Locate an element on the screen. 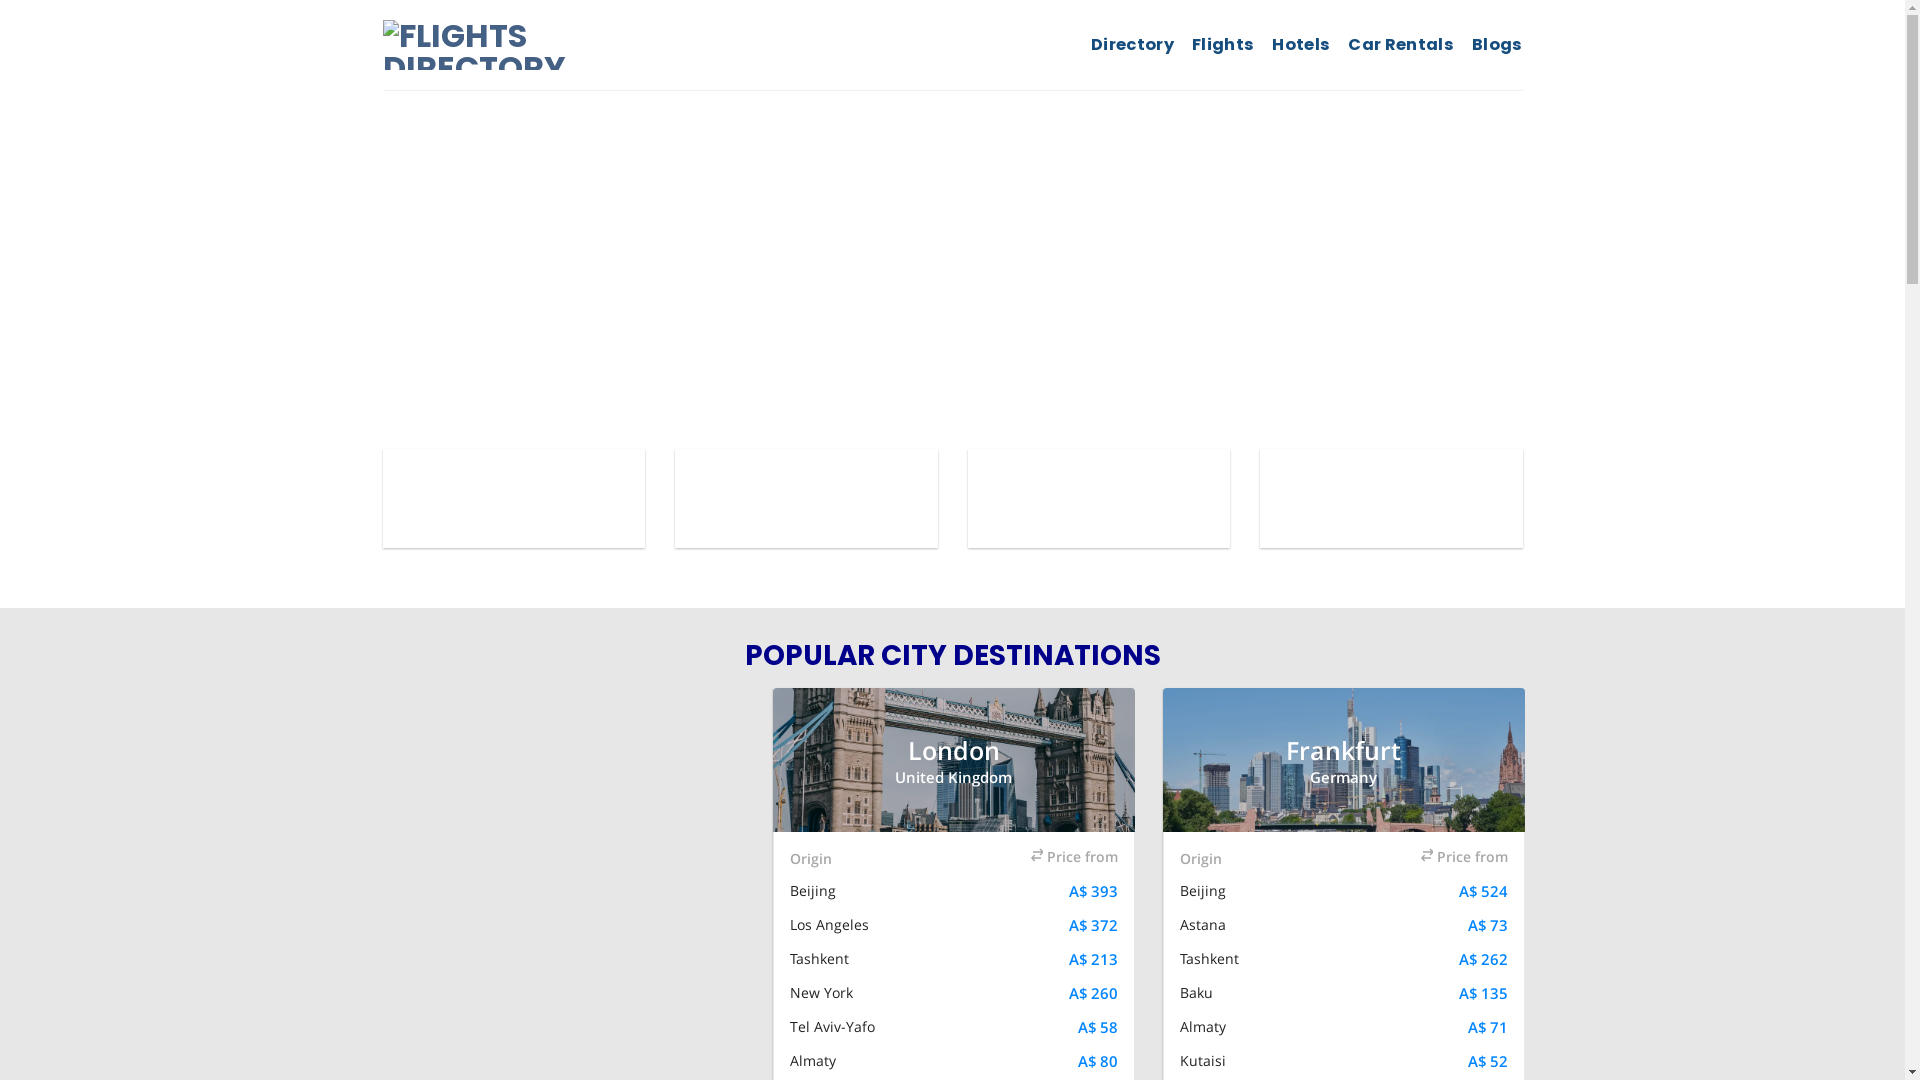  'Directory' is located at coordinates (1089, 45).